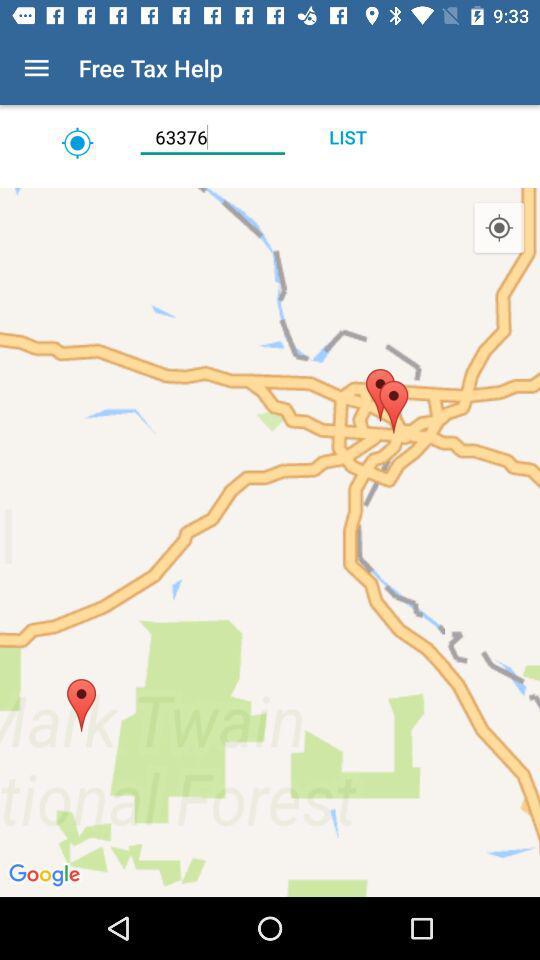 The width and height of the screenshot is (540, 960). What do you see at coordinates (270, 181) in the screenshot?
I see `location` at bounding box center [270, 181].